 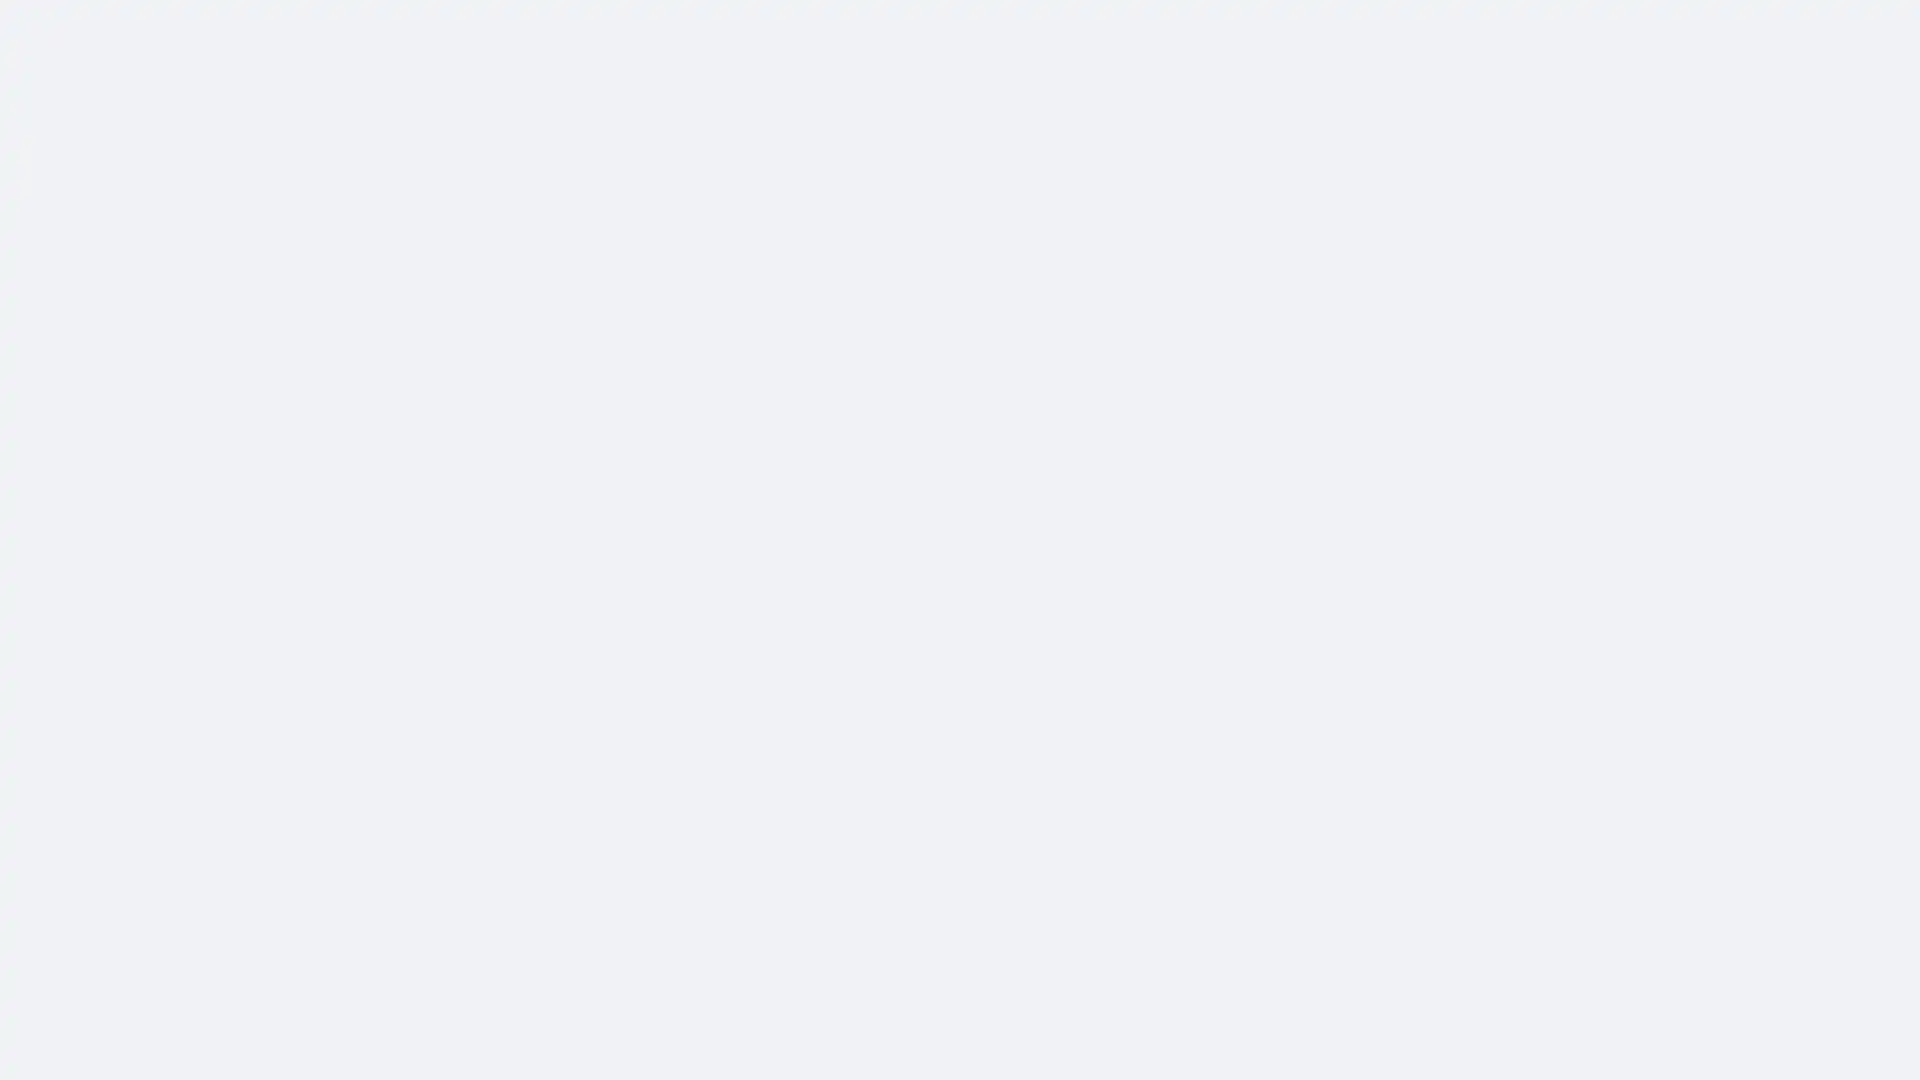 What do you see at coordinates (1147, 963) in the screenshot?
I see `Comment` at bounding box center [1147, 963].